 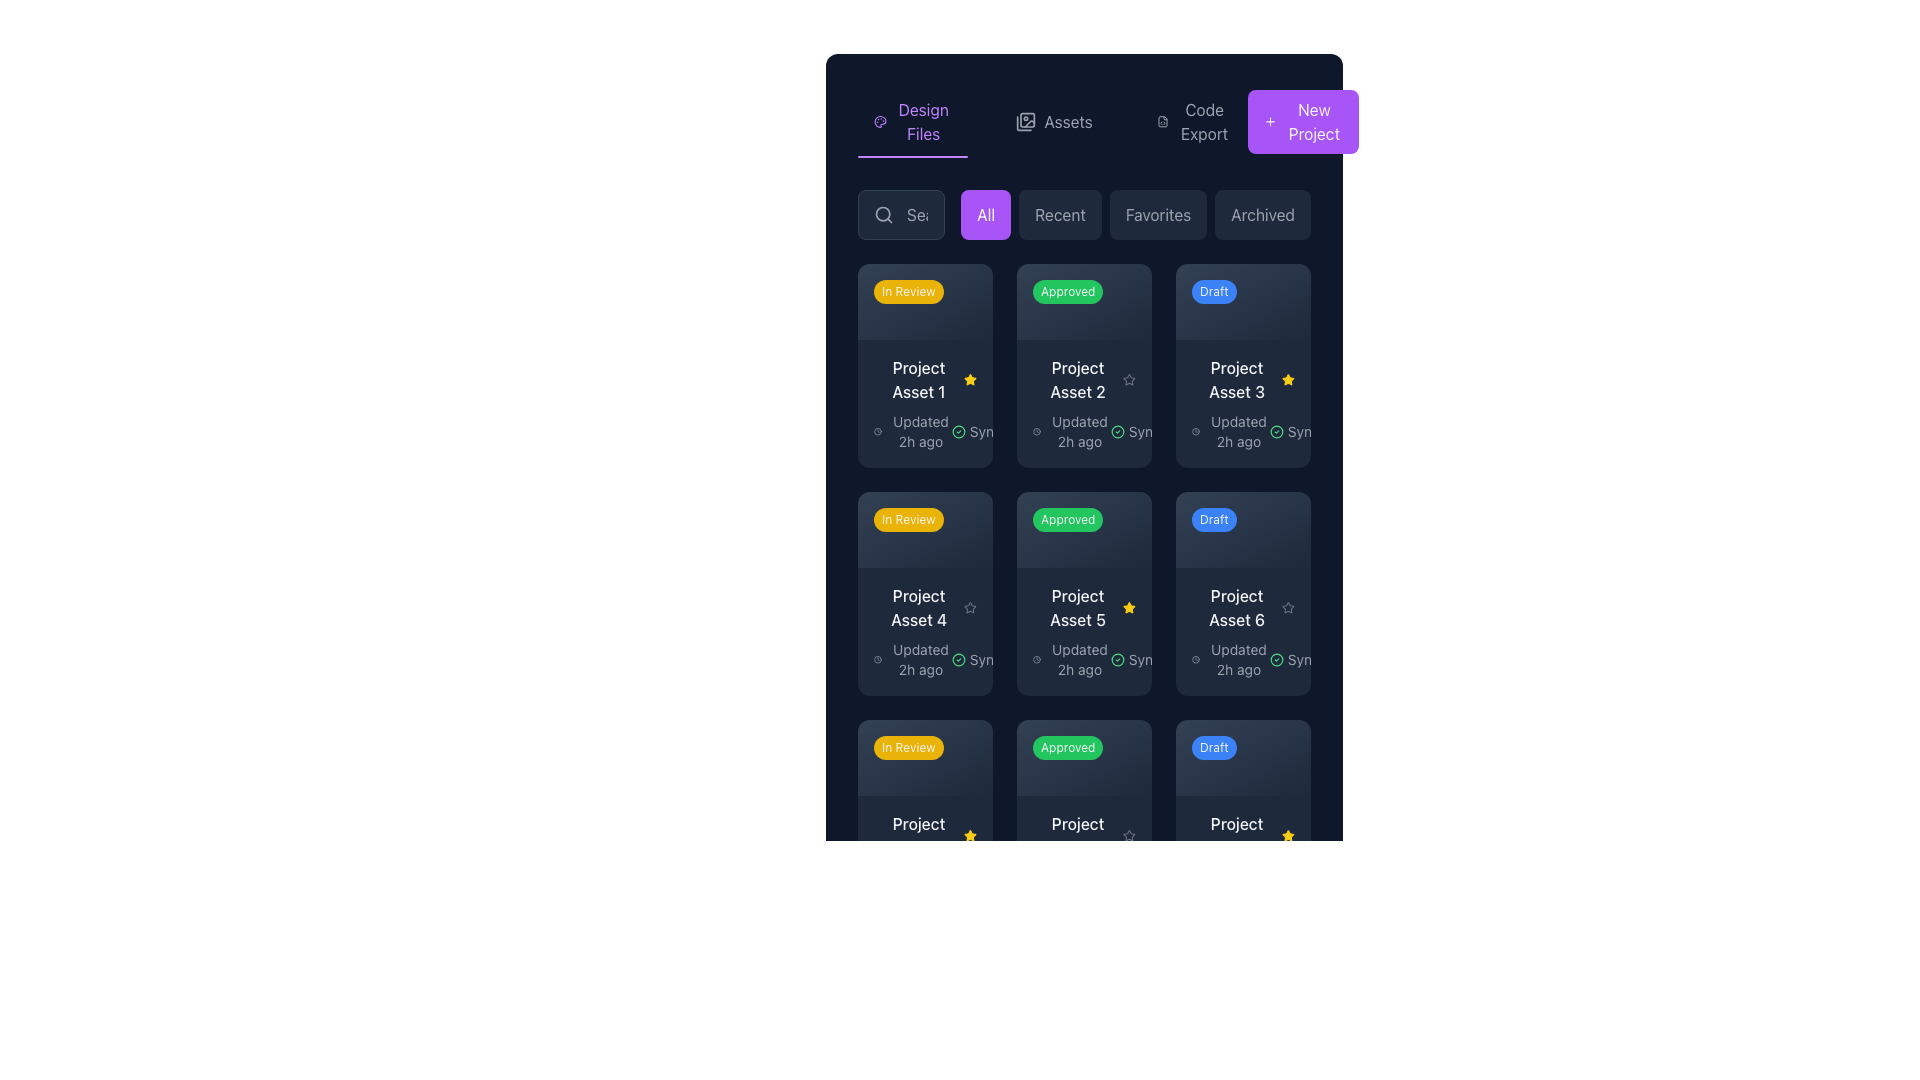 I want to click on the text of the Badge indicating the status of the associated card's content marked as 'Draft', located in the top-left corner of the third card in the last row of the grid layout, so click(x=1213, y=747).